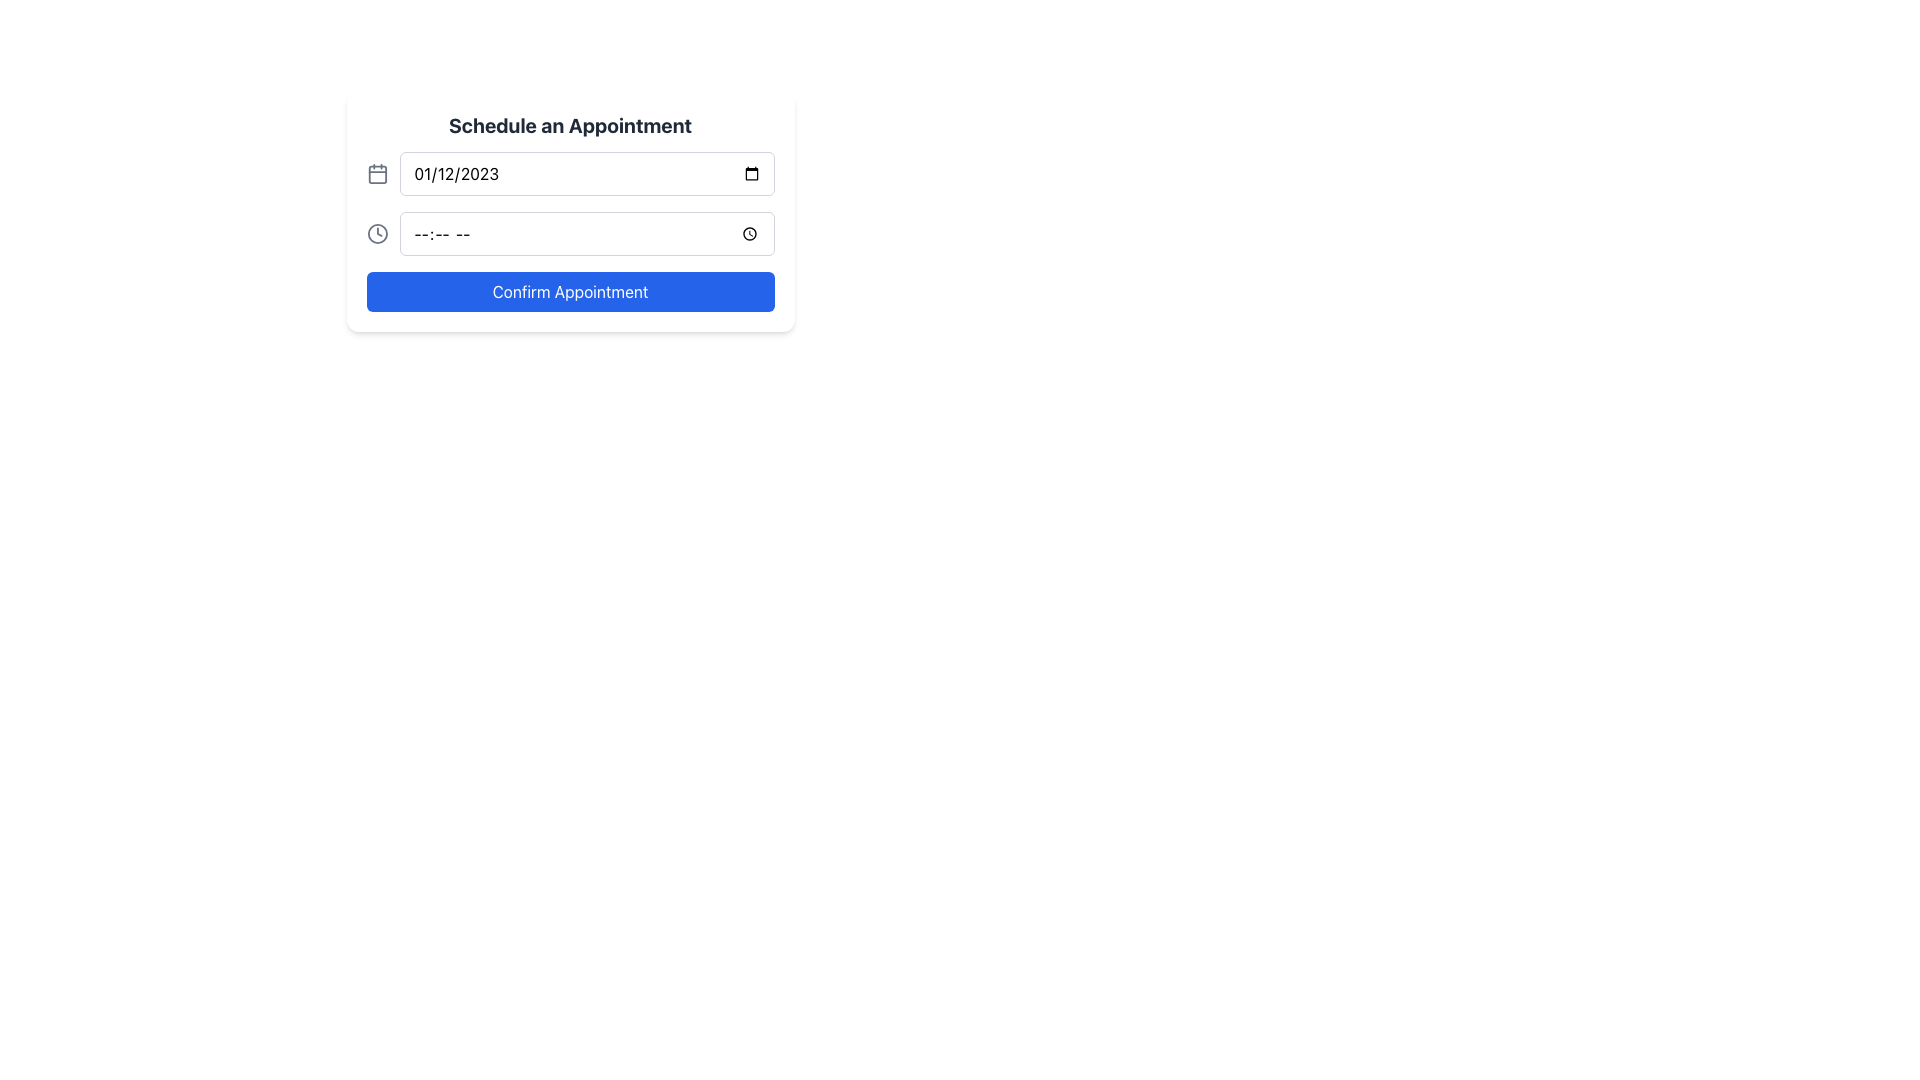  I want to click on the group containing the date input field and calendar icons, which is the first horizontal layout in the 'Schedule an Appointment' section, so click(569, 172).